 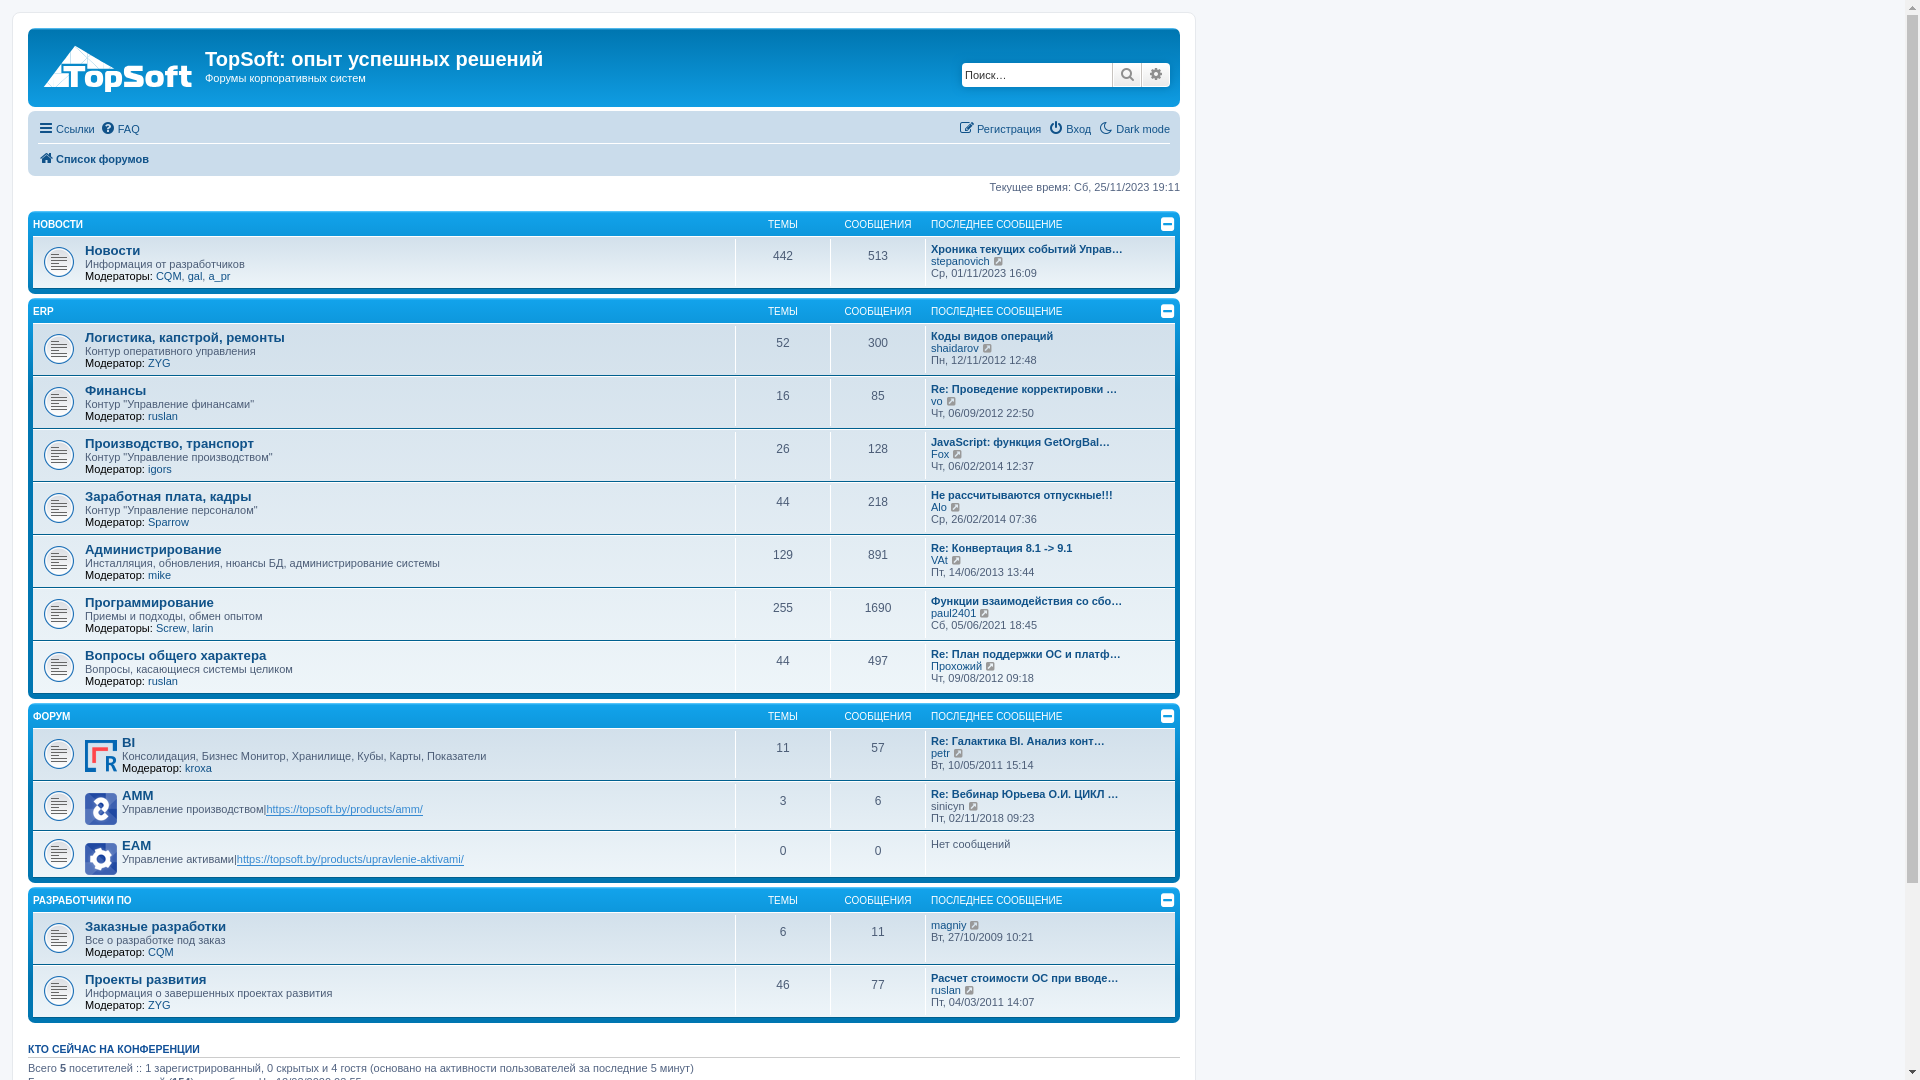 What do you see at coordinates (163, 415) in the screenshot?
I see `'ruslan'` at bounding box center [163, 415].